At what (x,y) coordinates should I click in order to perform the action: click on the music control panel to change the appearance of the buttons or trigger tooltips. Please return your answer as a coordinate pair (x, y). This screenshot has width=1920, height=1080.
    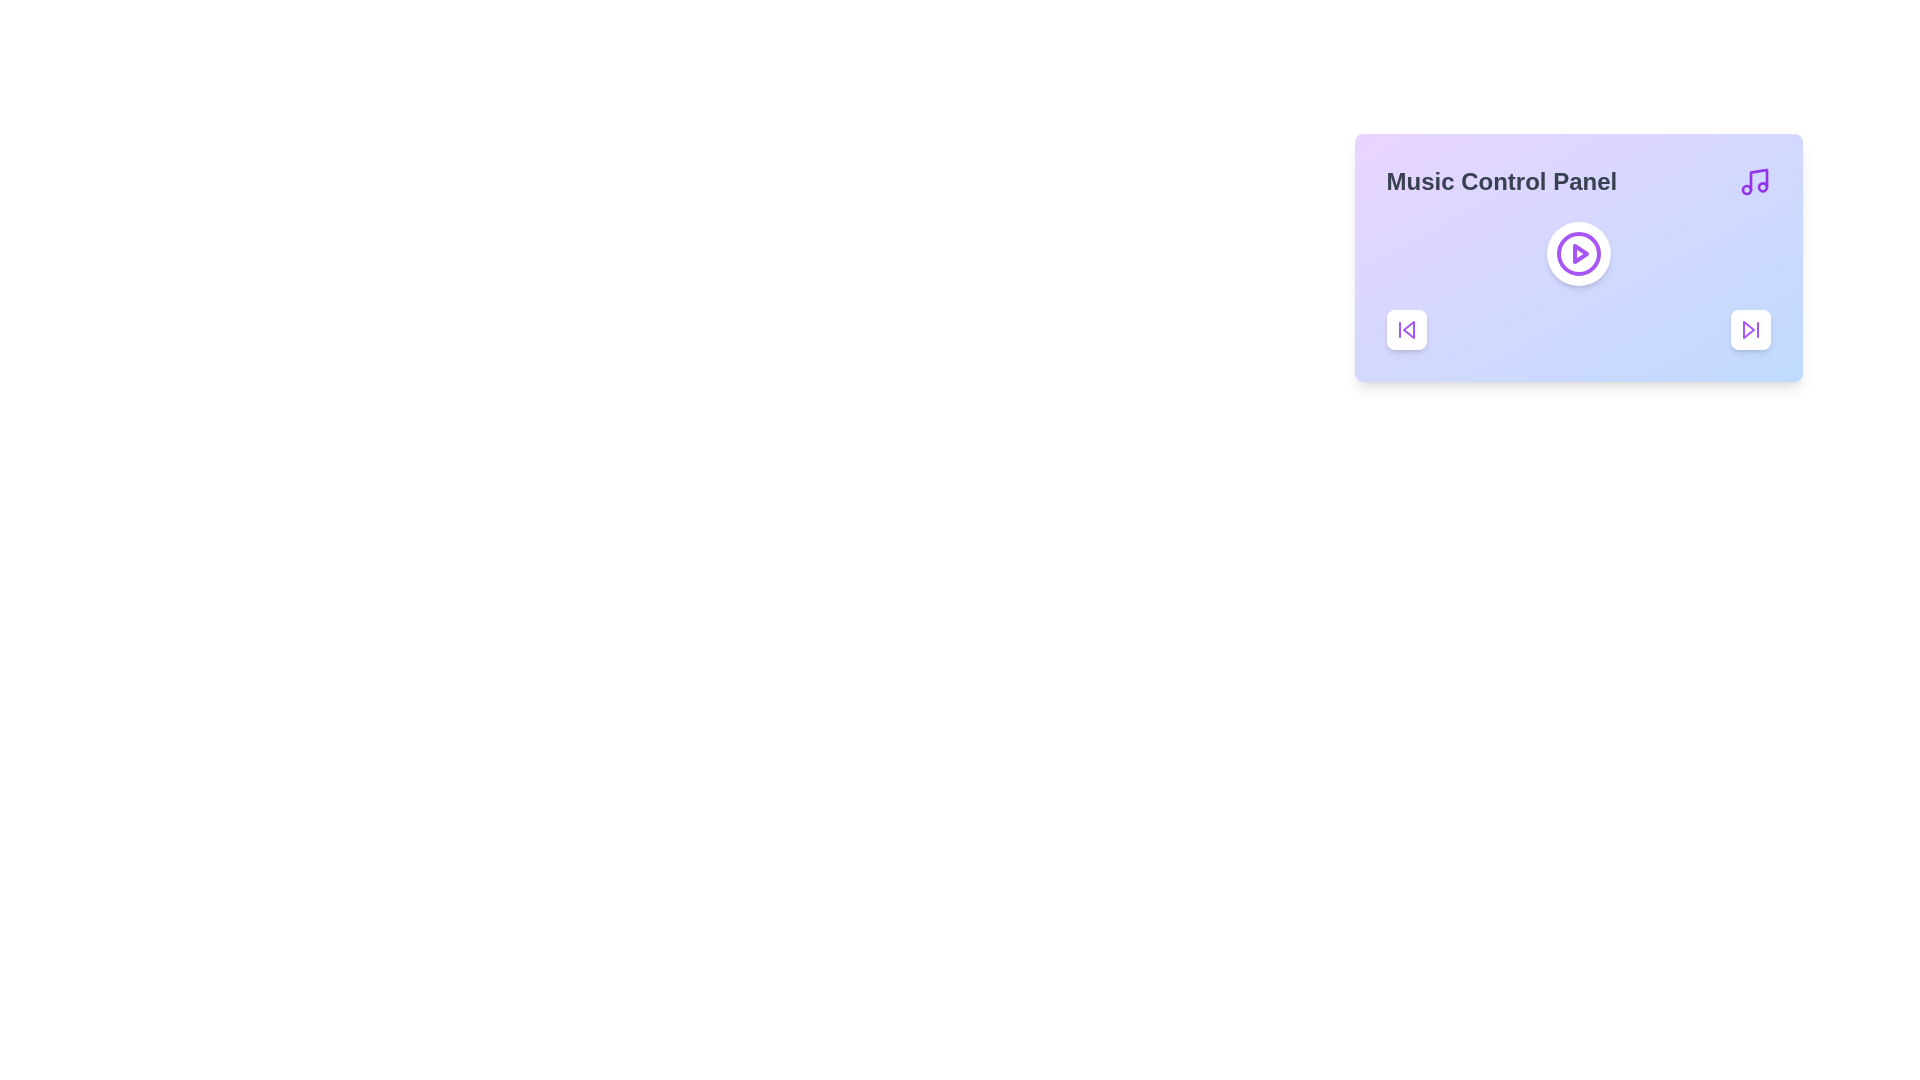
    Looking at the image, I should click on (1577, 257).